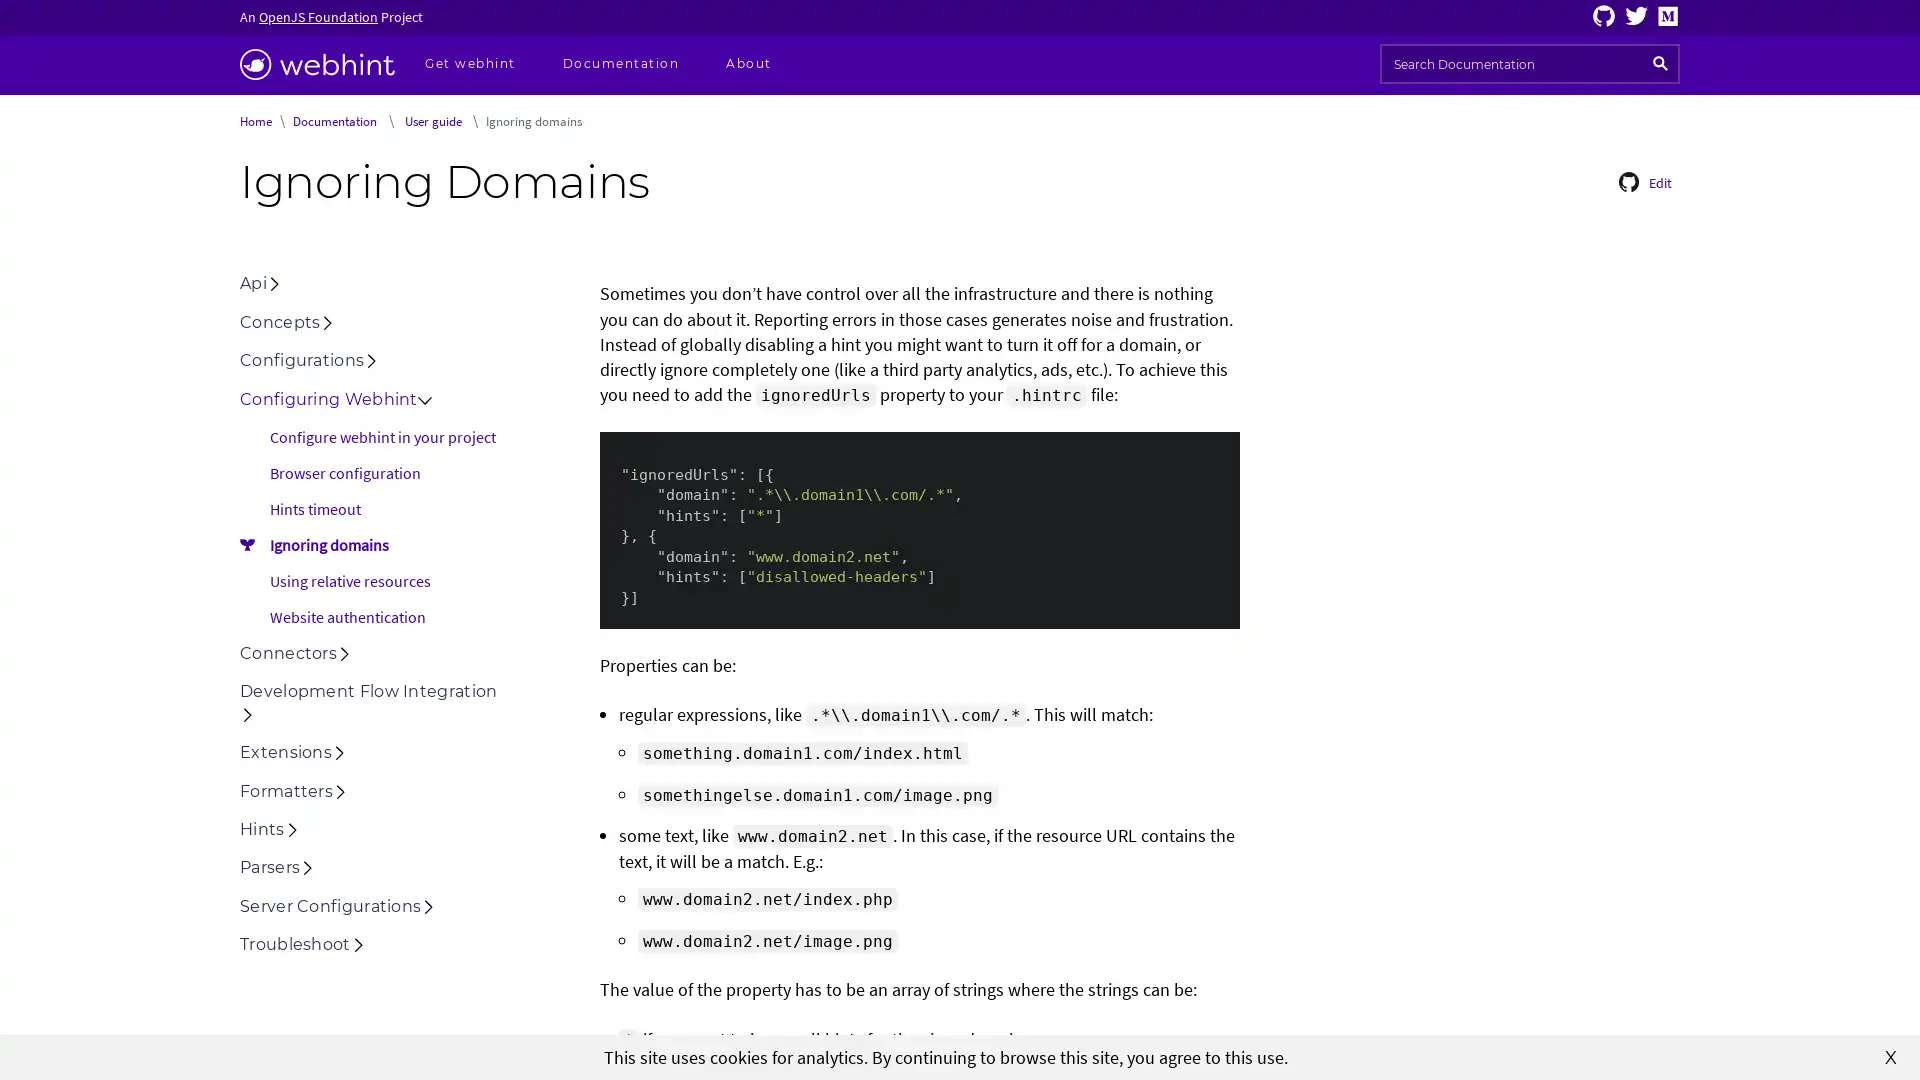 The width and height of the screenshot is (1920, 1080). I want to click on search, so click(1660, 63).